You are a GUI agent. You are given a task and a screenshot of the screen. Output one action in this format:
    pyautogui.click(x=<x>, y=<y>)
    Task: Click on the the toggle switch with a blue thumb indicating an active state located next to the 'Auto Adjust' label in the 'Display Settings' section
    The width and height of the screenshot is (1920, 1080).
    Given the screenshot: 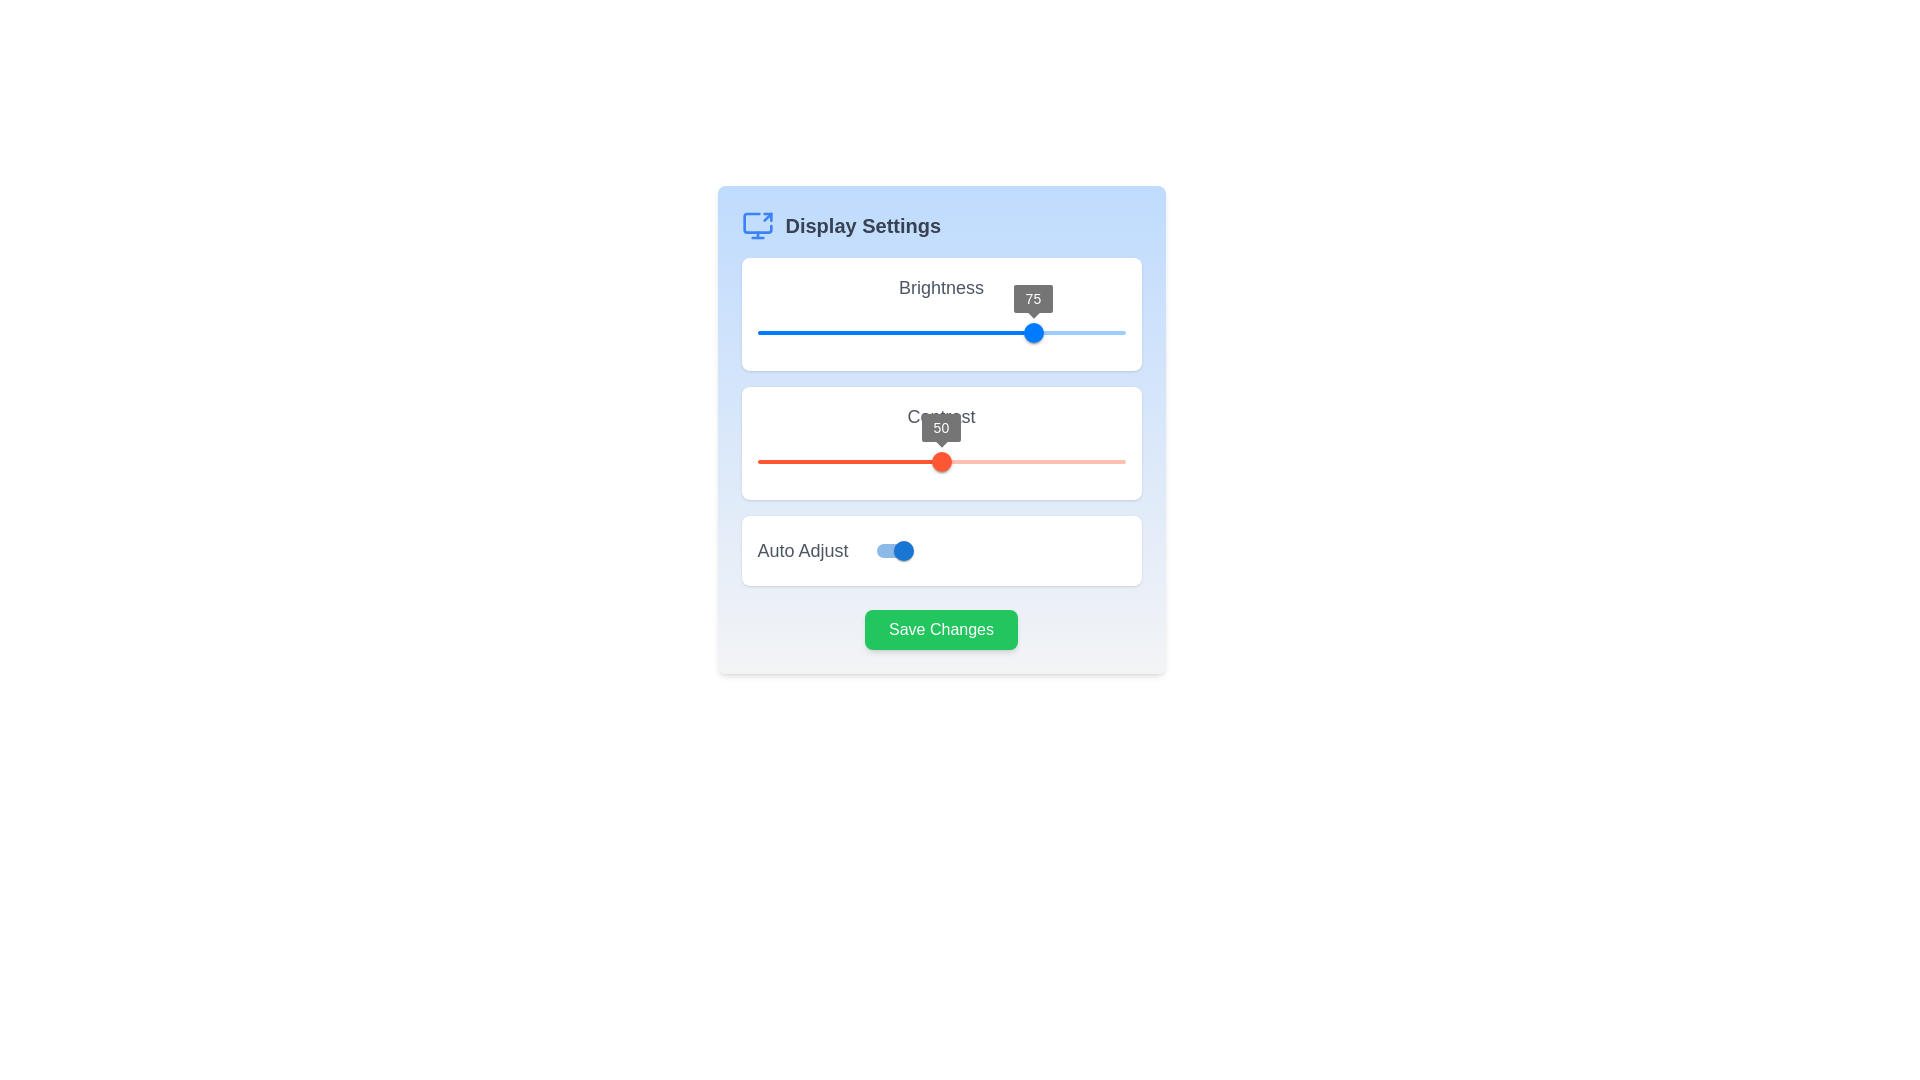 What is the action you would take?
    pyautogui.click(x=892, y=551)
    